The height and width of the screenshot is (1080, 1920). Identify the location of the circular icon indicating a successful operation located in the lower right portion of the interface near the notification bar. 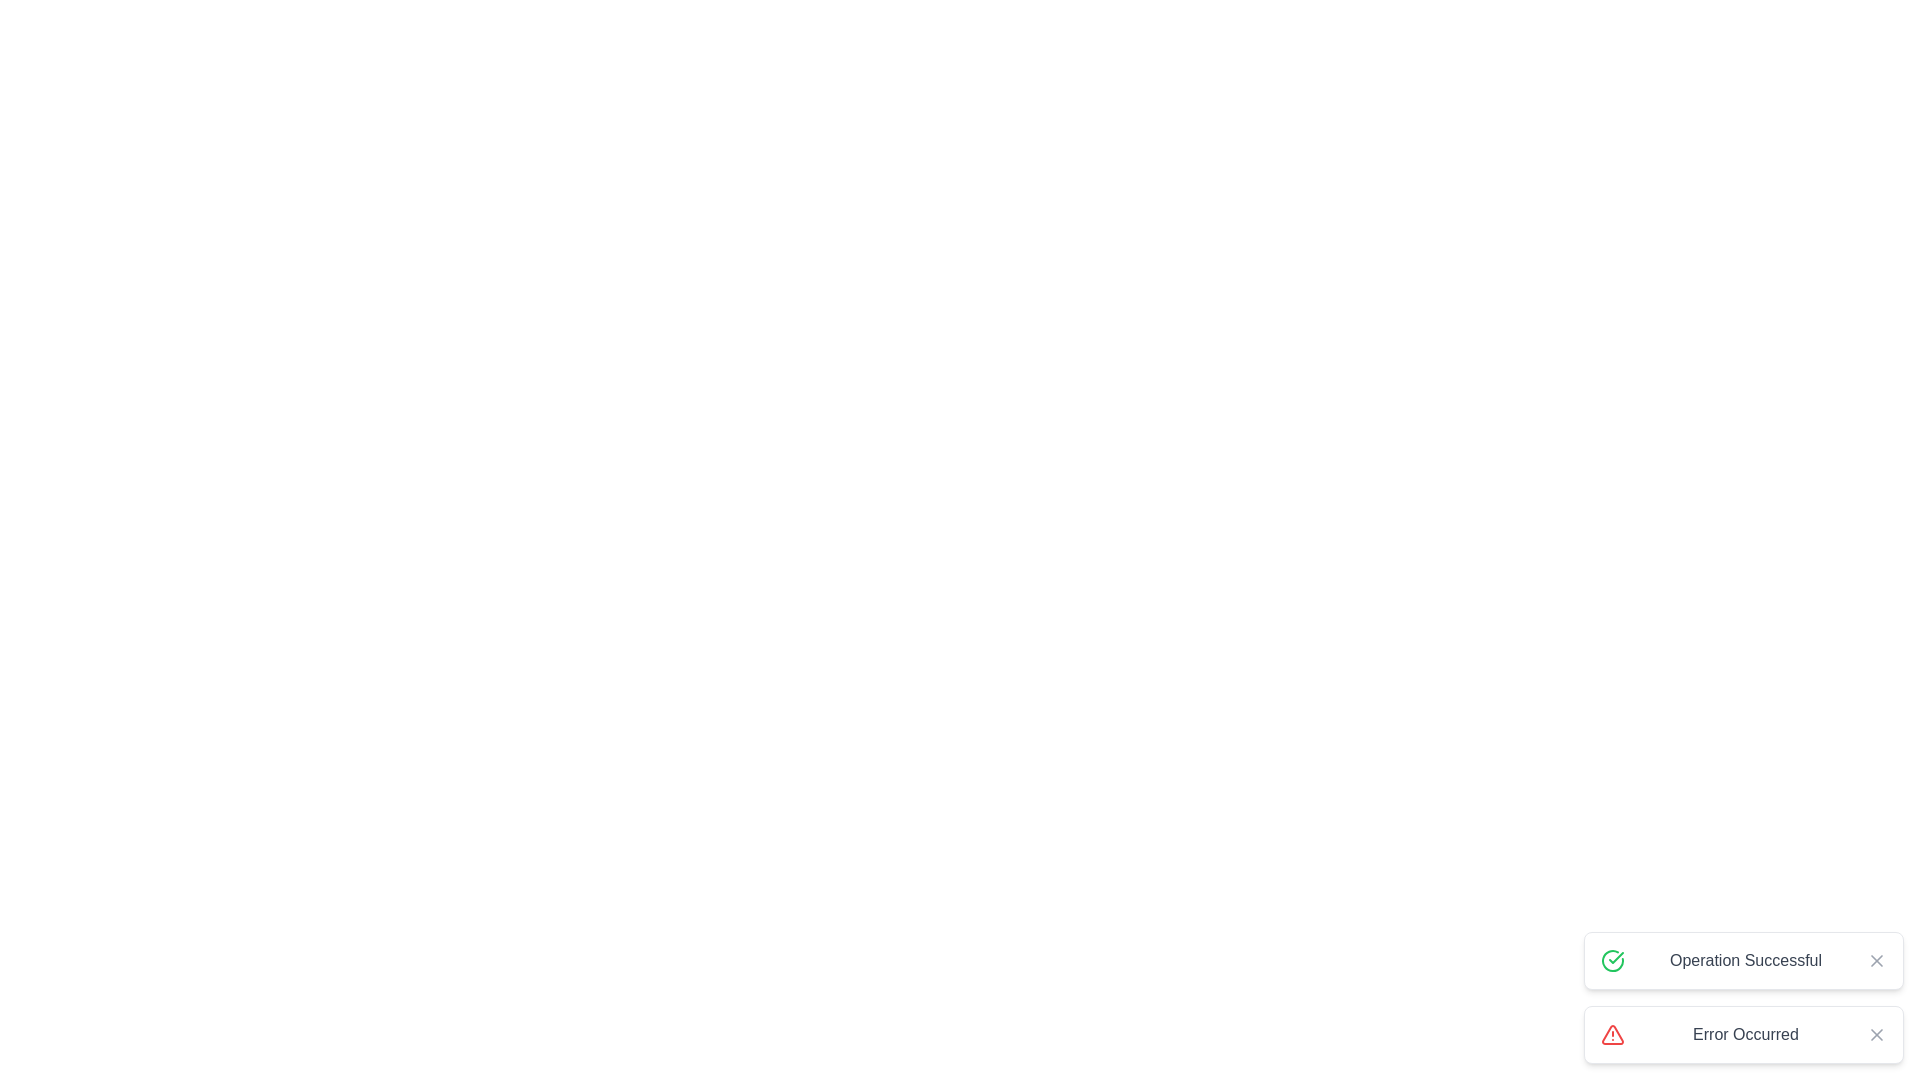
(1616, 956).